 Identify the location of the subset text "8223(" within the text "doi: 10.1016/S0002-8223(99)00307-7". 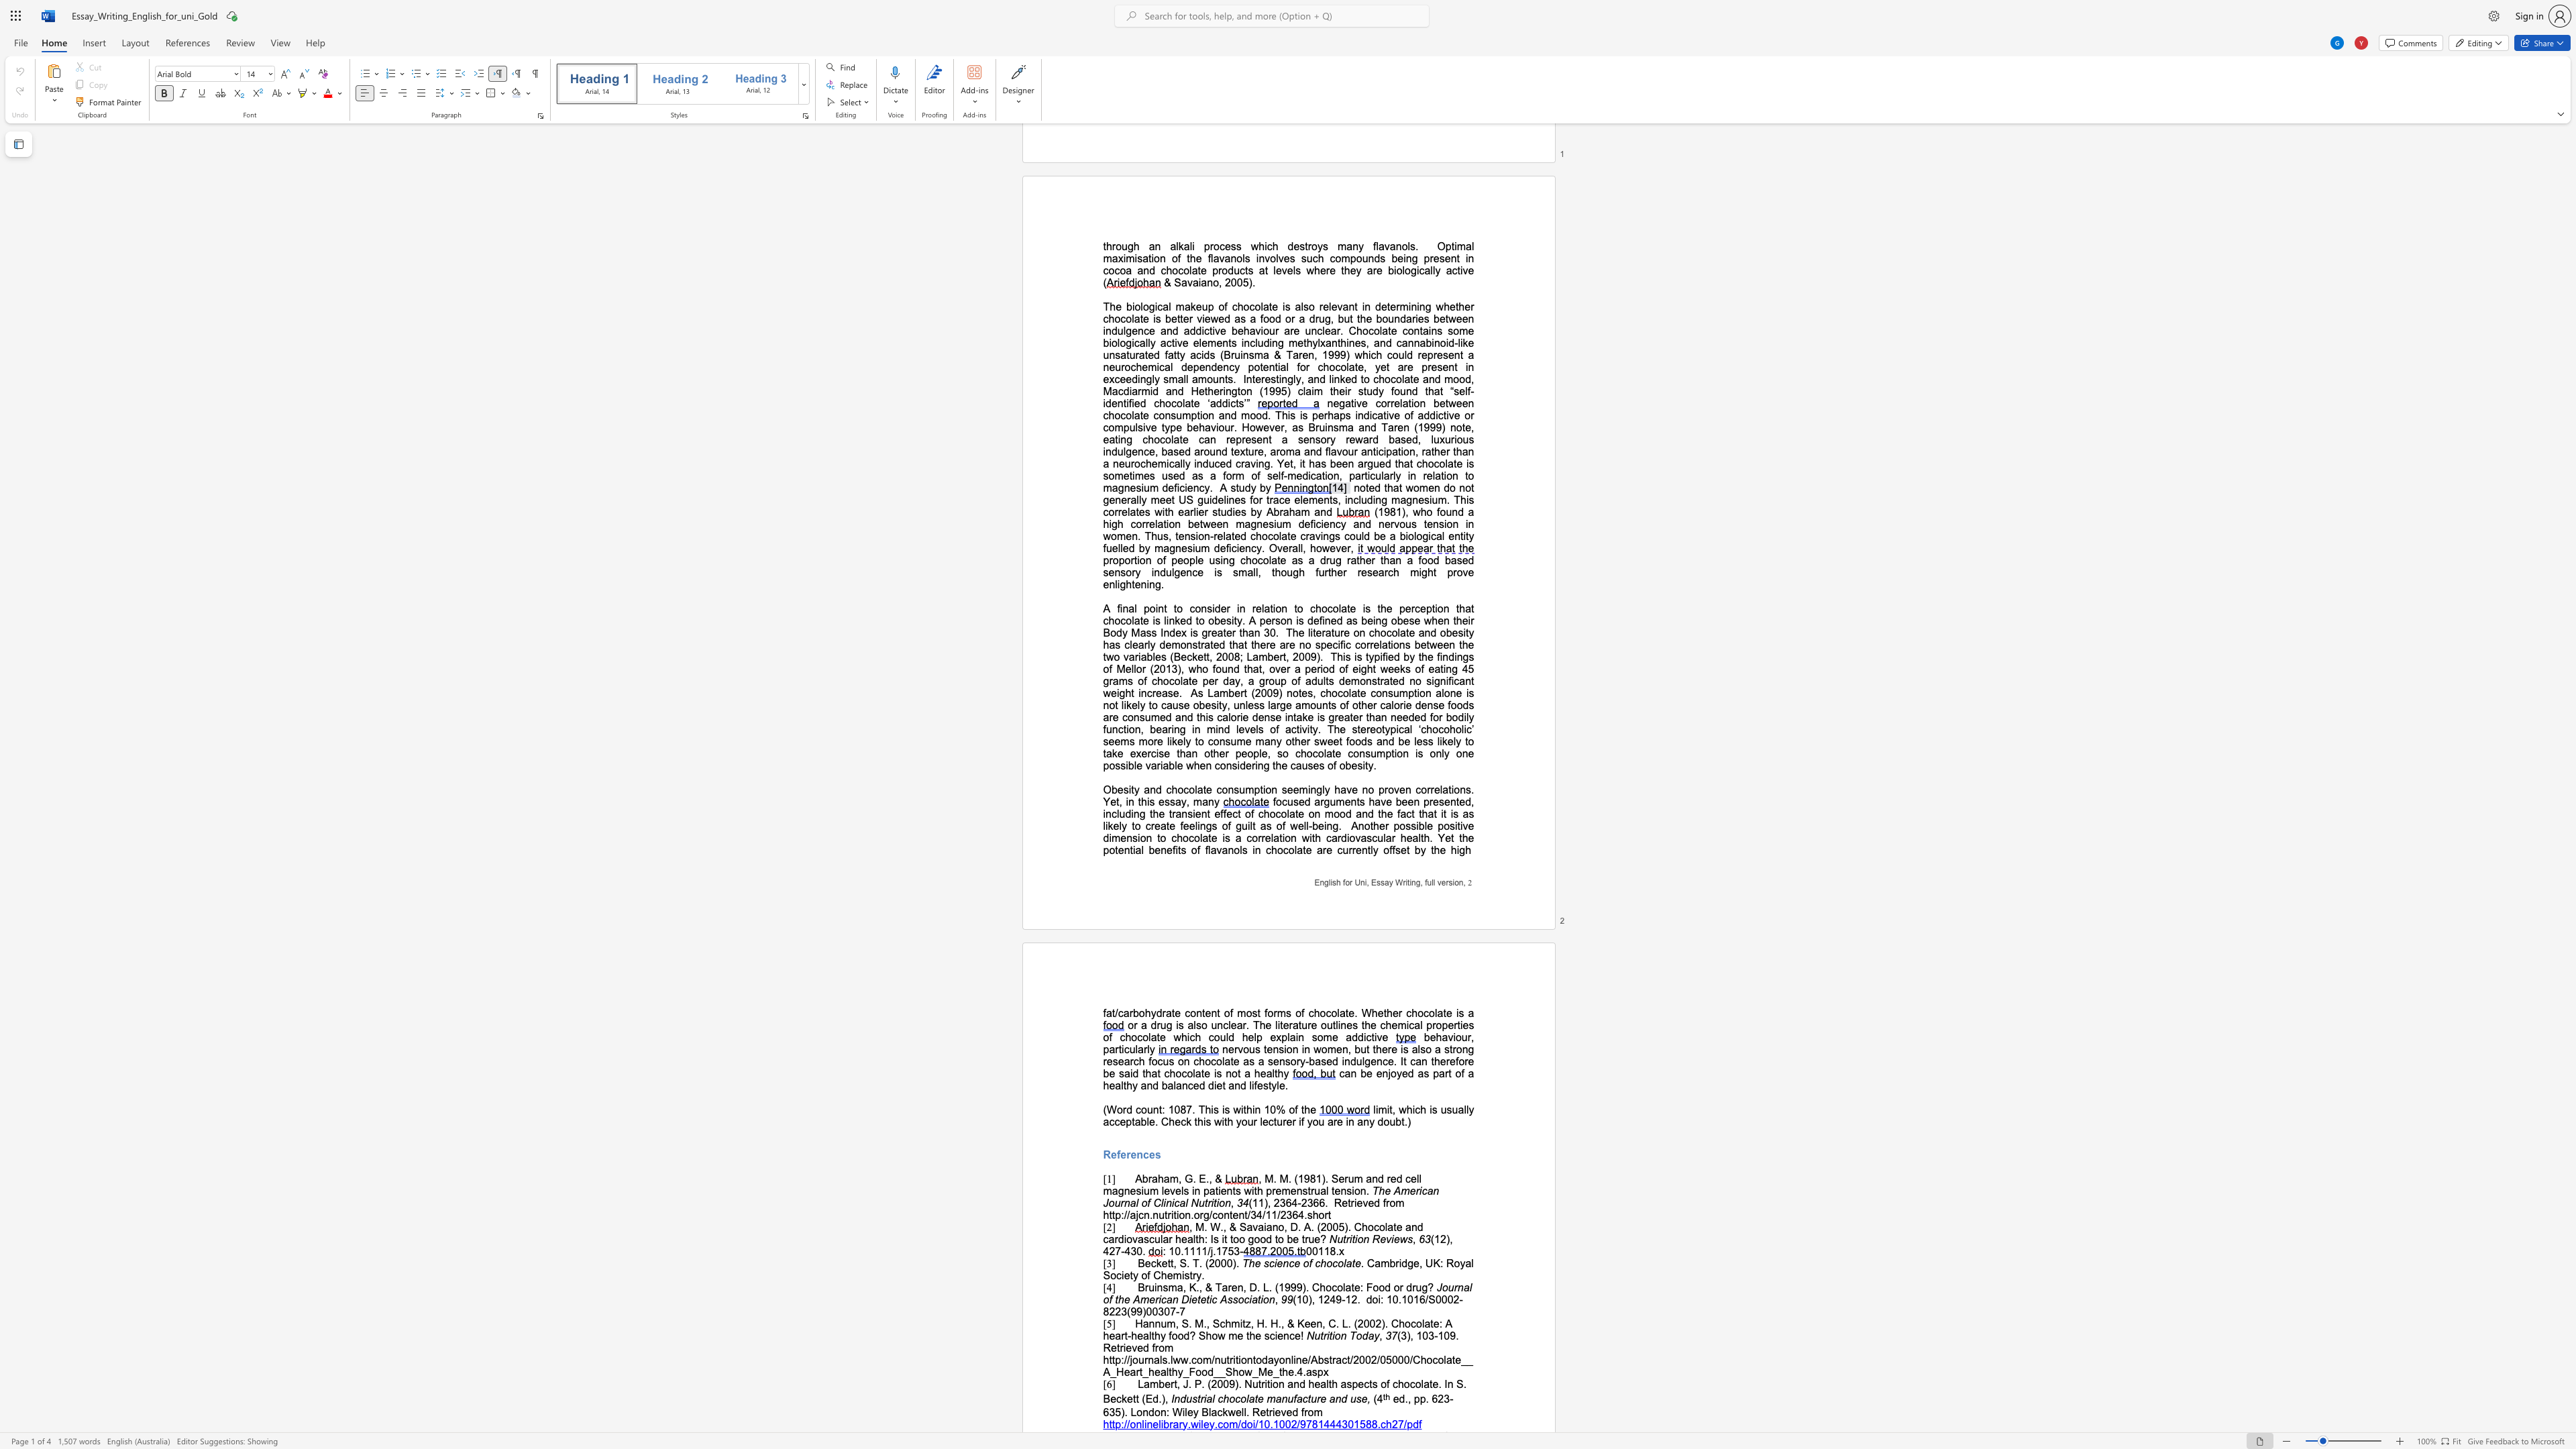
(1103, 1311).